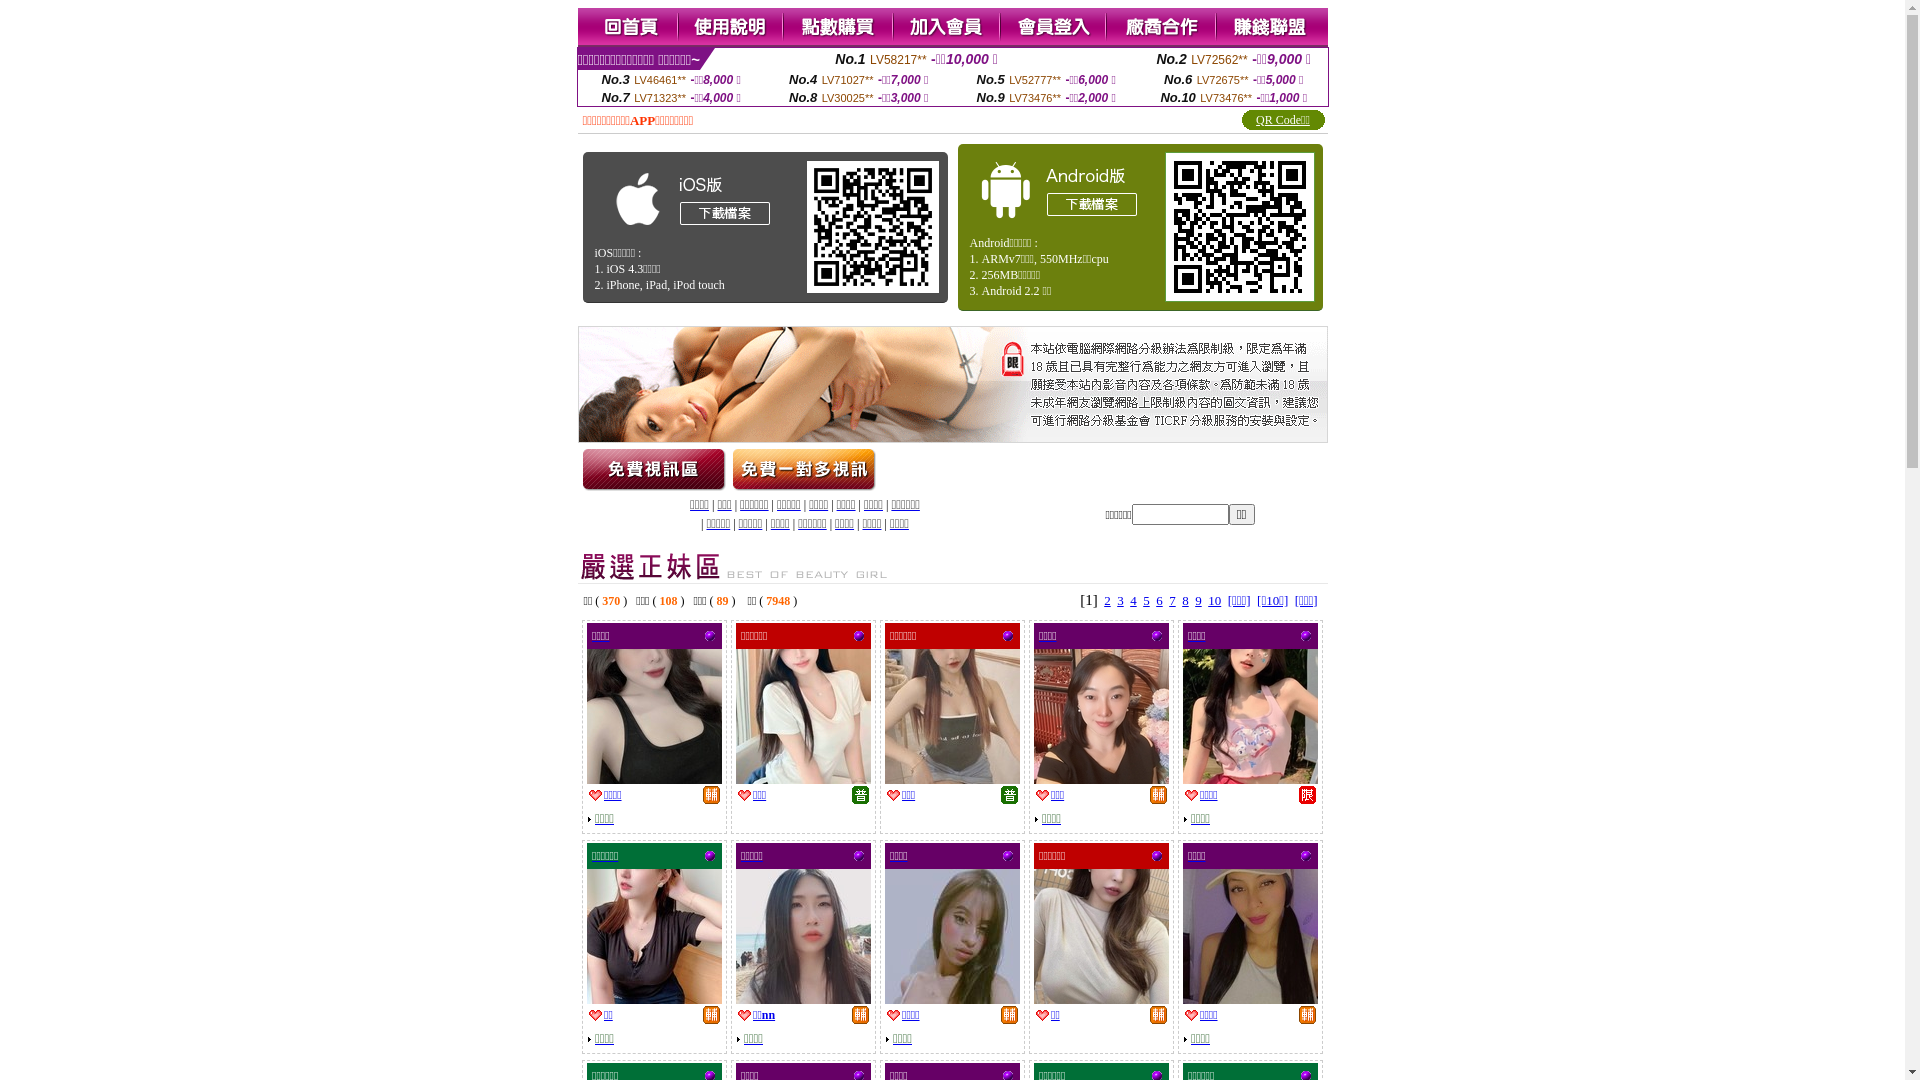  What do you see at coordinates (1120, 599) in the screenshot?
I see `'3'` at bounding box center [1120, 599].